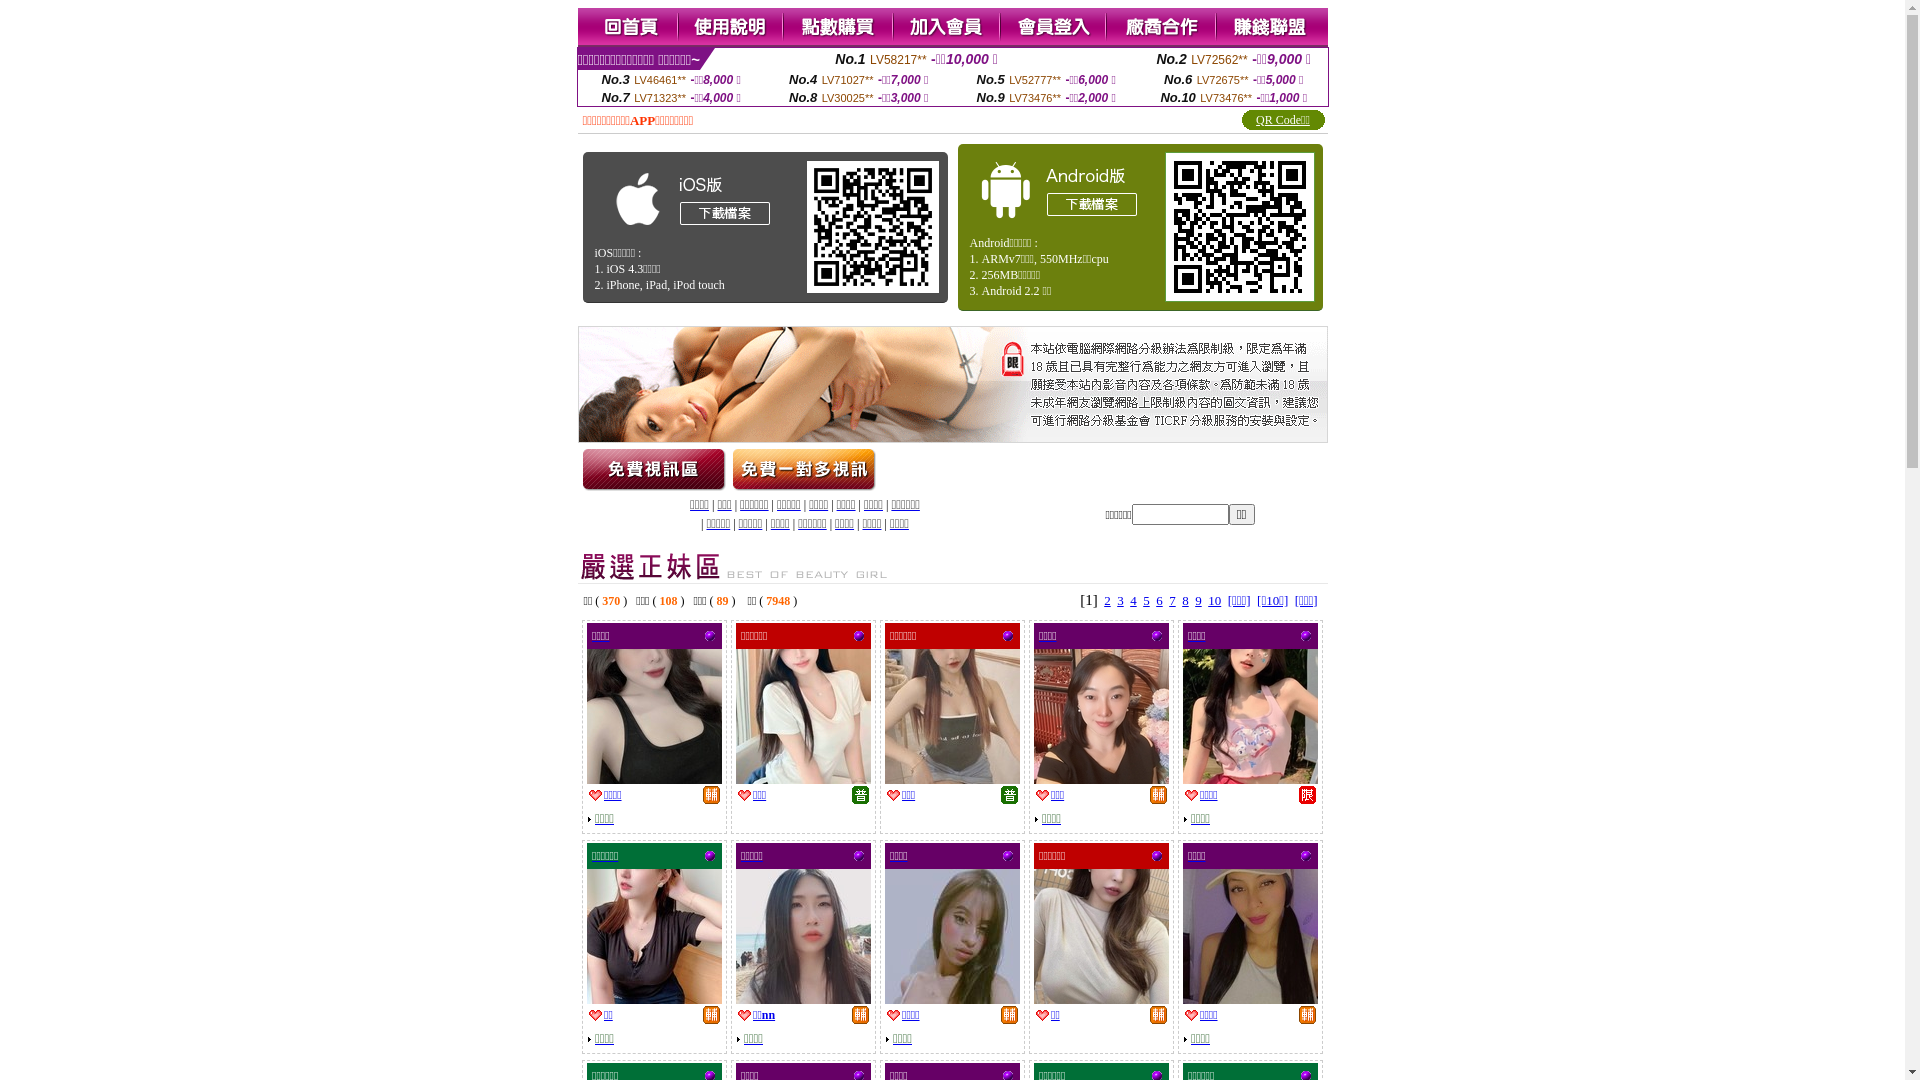  What do you see at coordinates (1120, 599) in the screenshot?
I see `'3'` at bounding box center [1120, 599].